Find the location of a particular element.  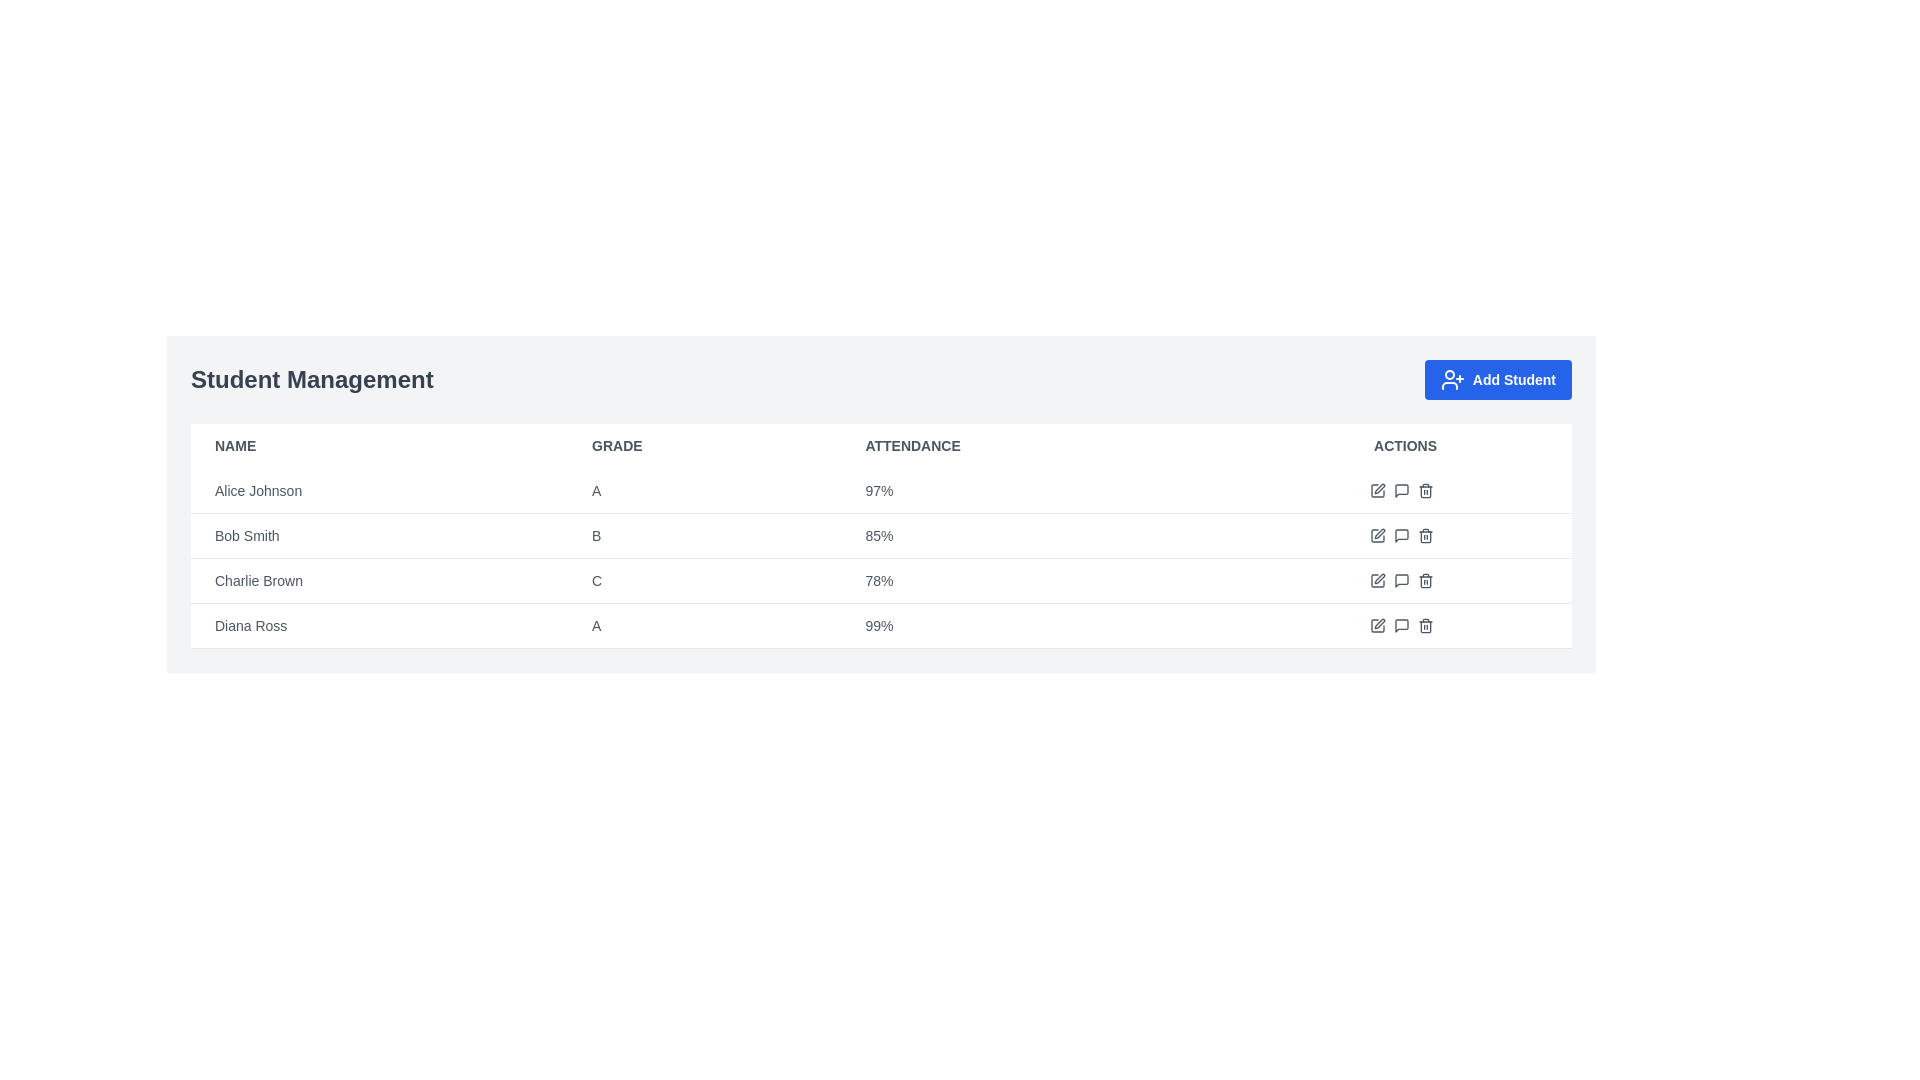

the table row displaying student details for 'Alice Johnson', which includes her grade 'A' and attendance percentage '97%' is located at coordinates (880, 491).